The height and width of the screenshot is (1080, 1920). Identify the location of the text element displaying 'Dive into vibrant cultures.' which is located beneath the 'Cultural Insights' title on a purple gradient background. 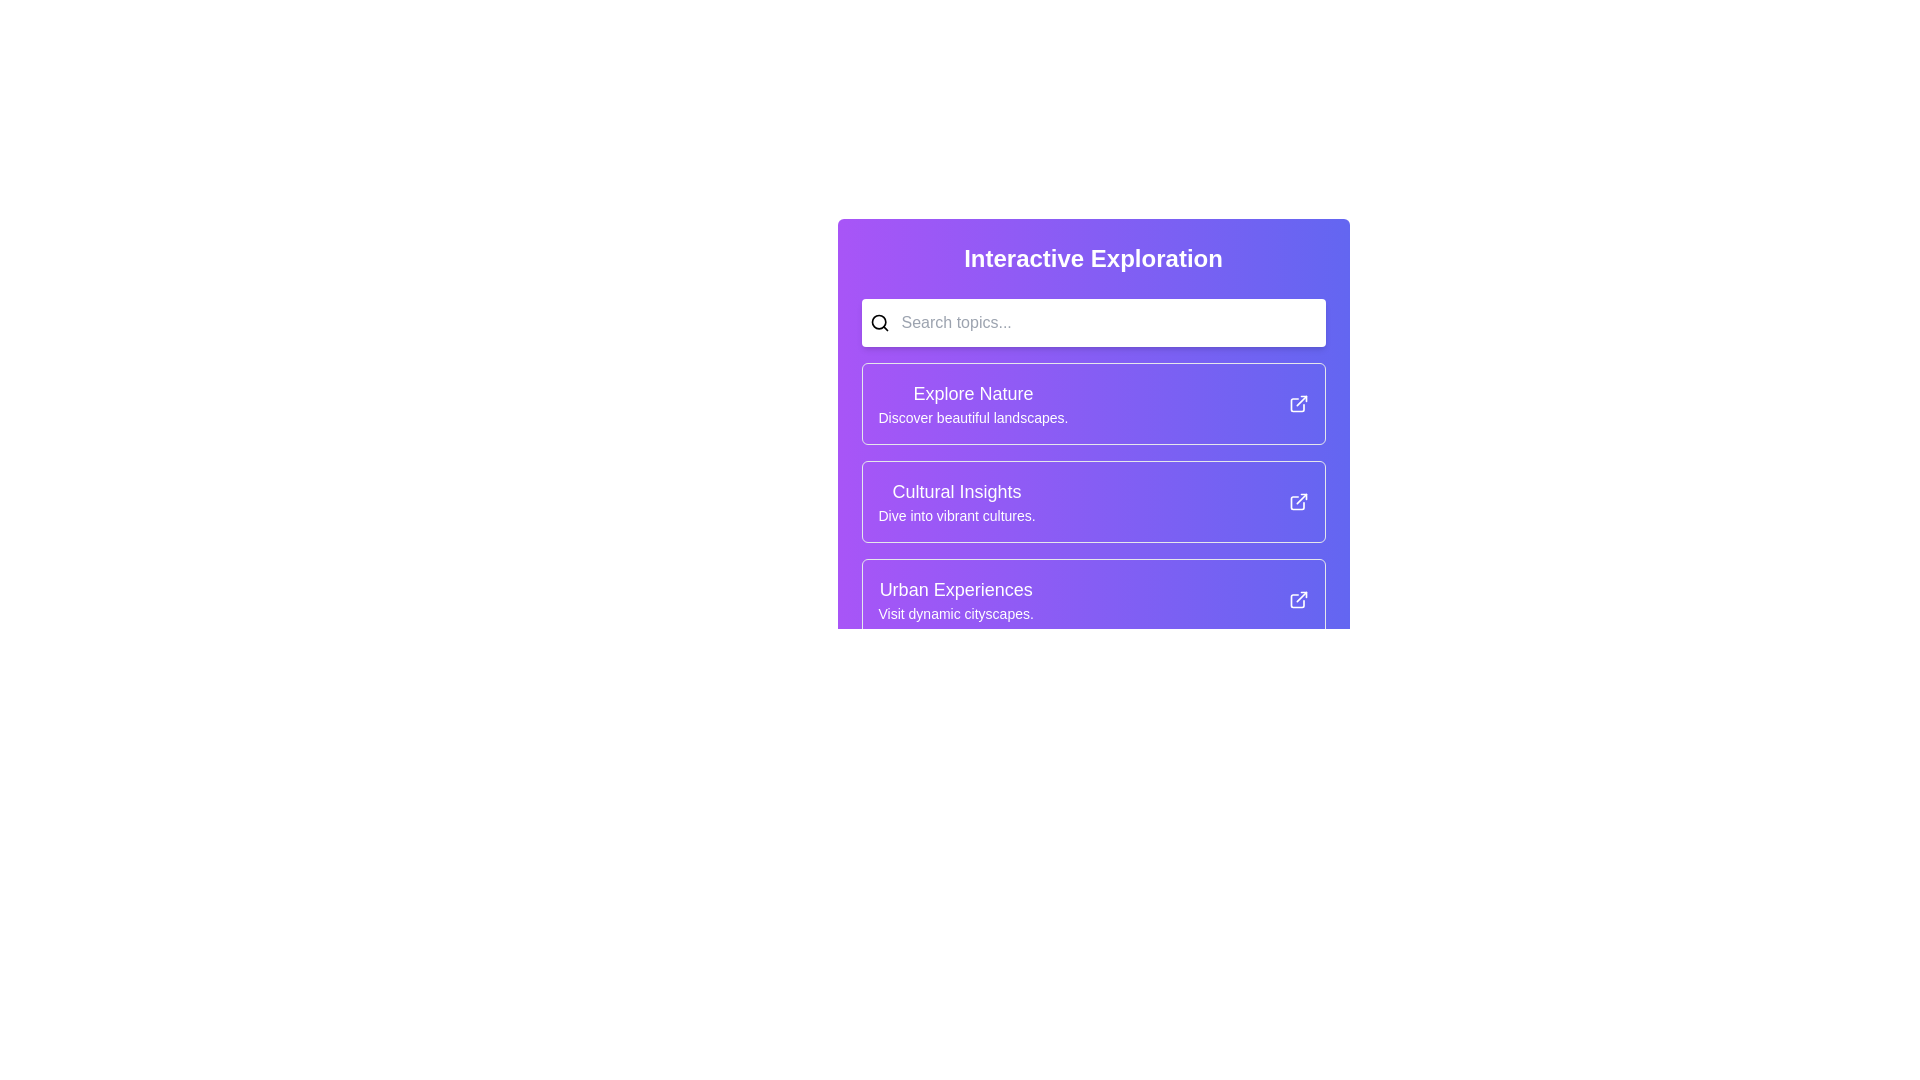
(956, 515).